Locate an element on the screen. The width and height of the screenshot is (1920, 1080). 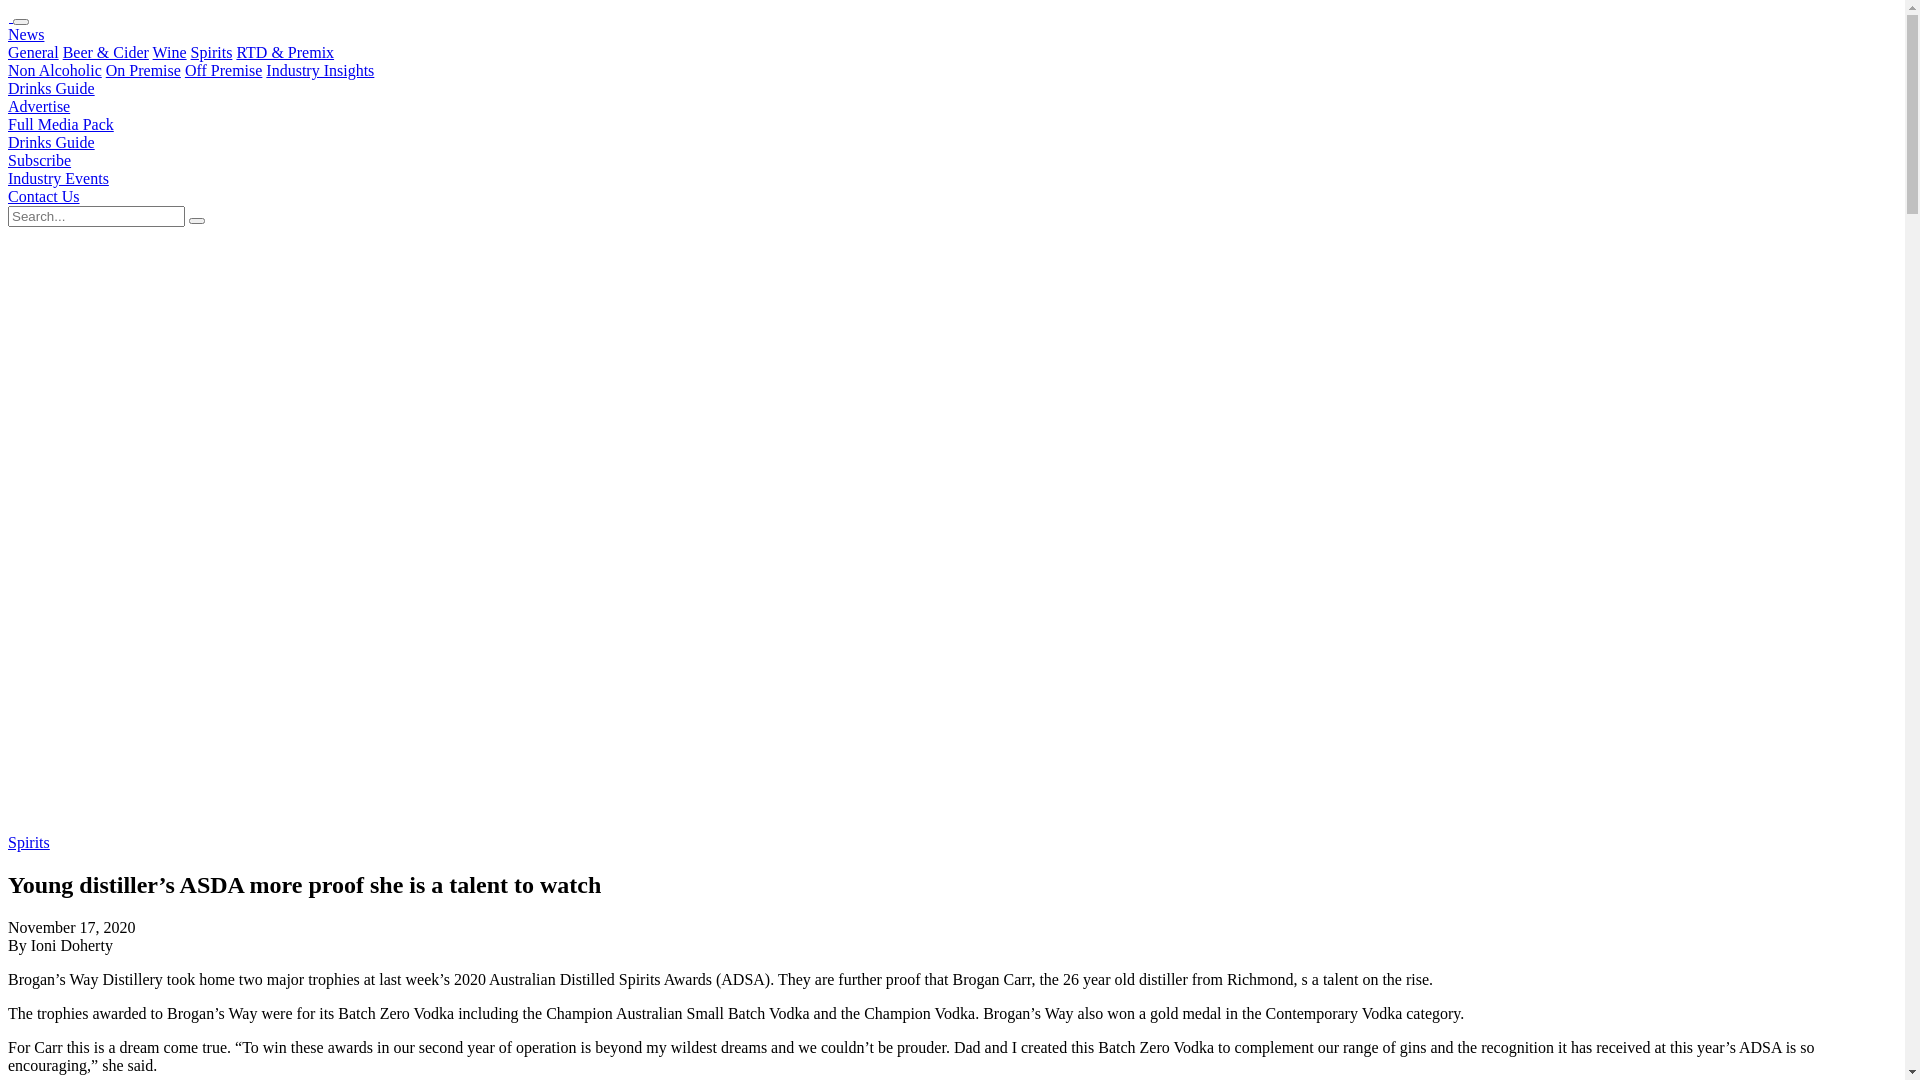
'Spirits' is located at coordinates (211, 51).